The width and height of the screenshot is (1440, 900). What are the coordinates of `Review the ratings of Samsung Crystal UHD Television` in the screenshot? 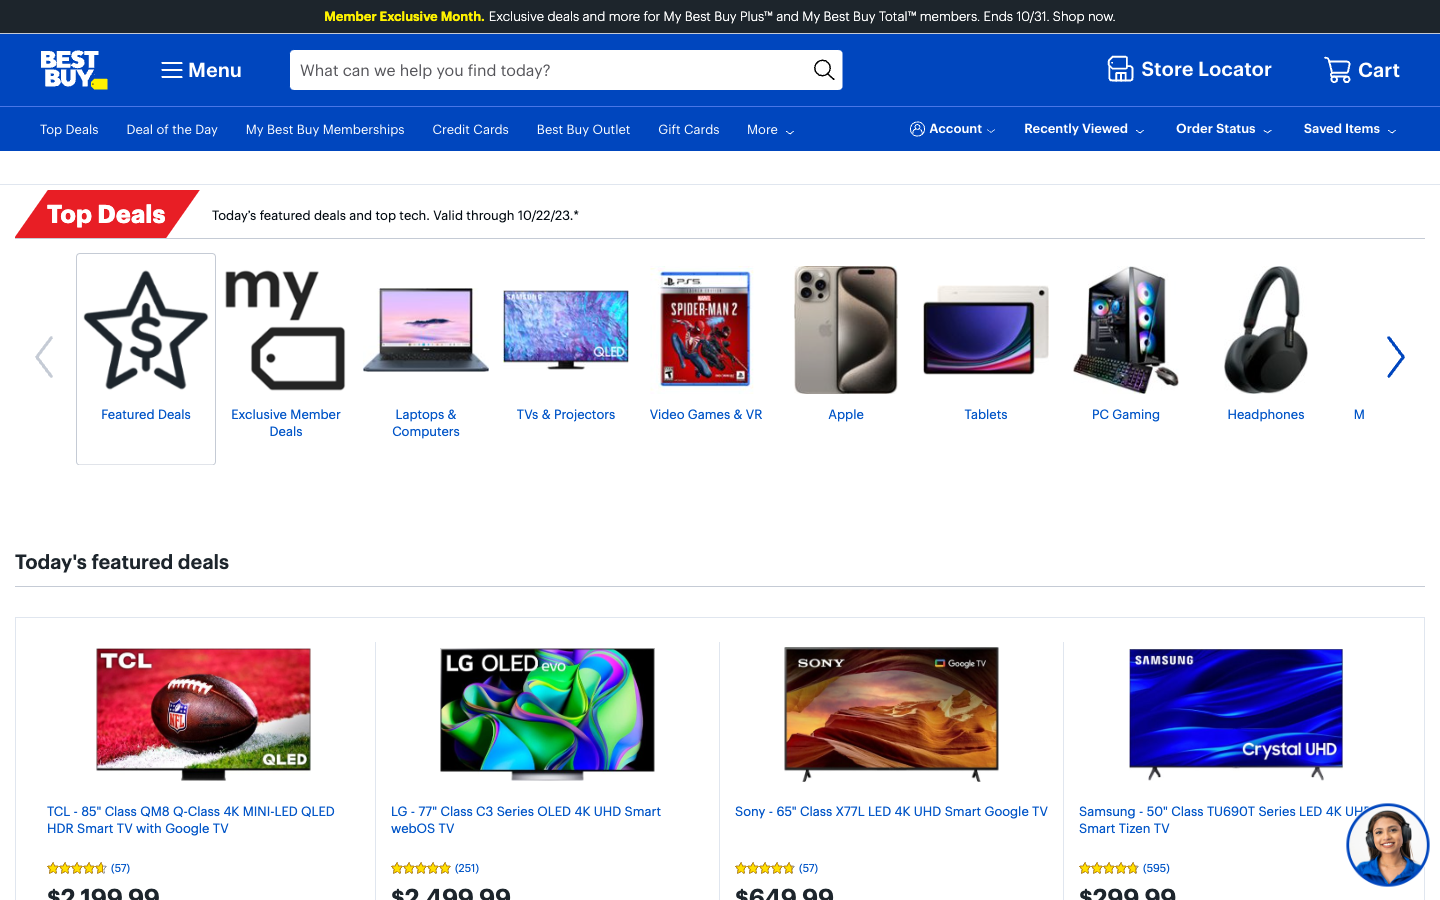 It's located at (1234, 867).